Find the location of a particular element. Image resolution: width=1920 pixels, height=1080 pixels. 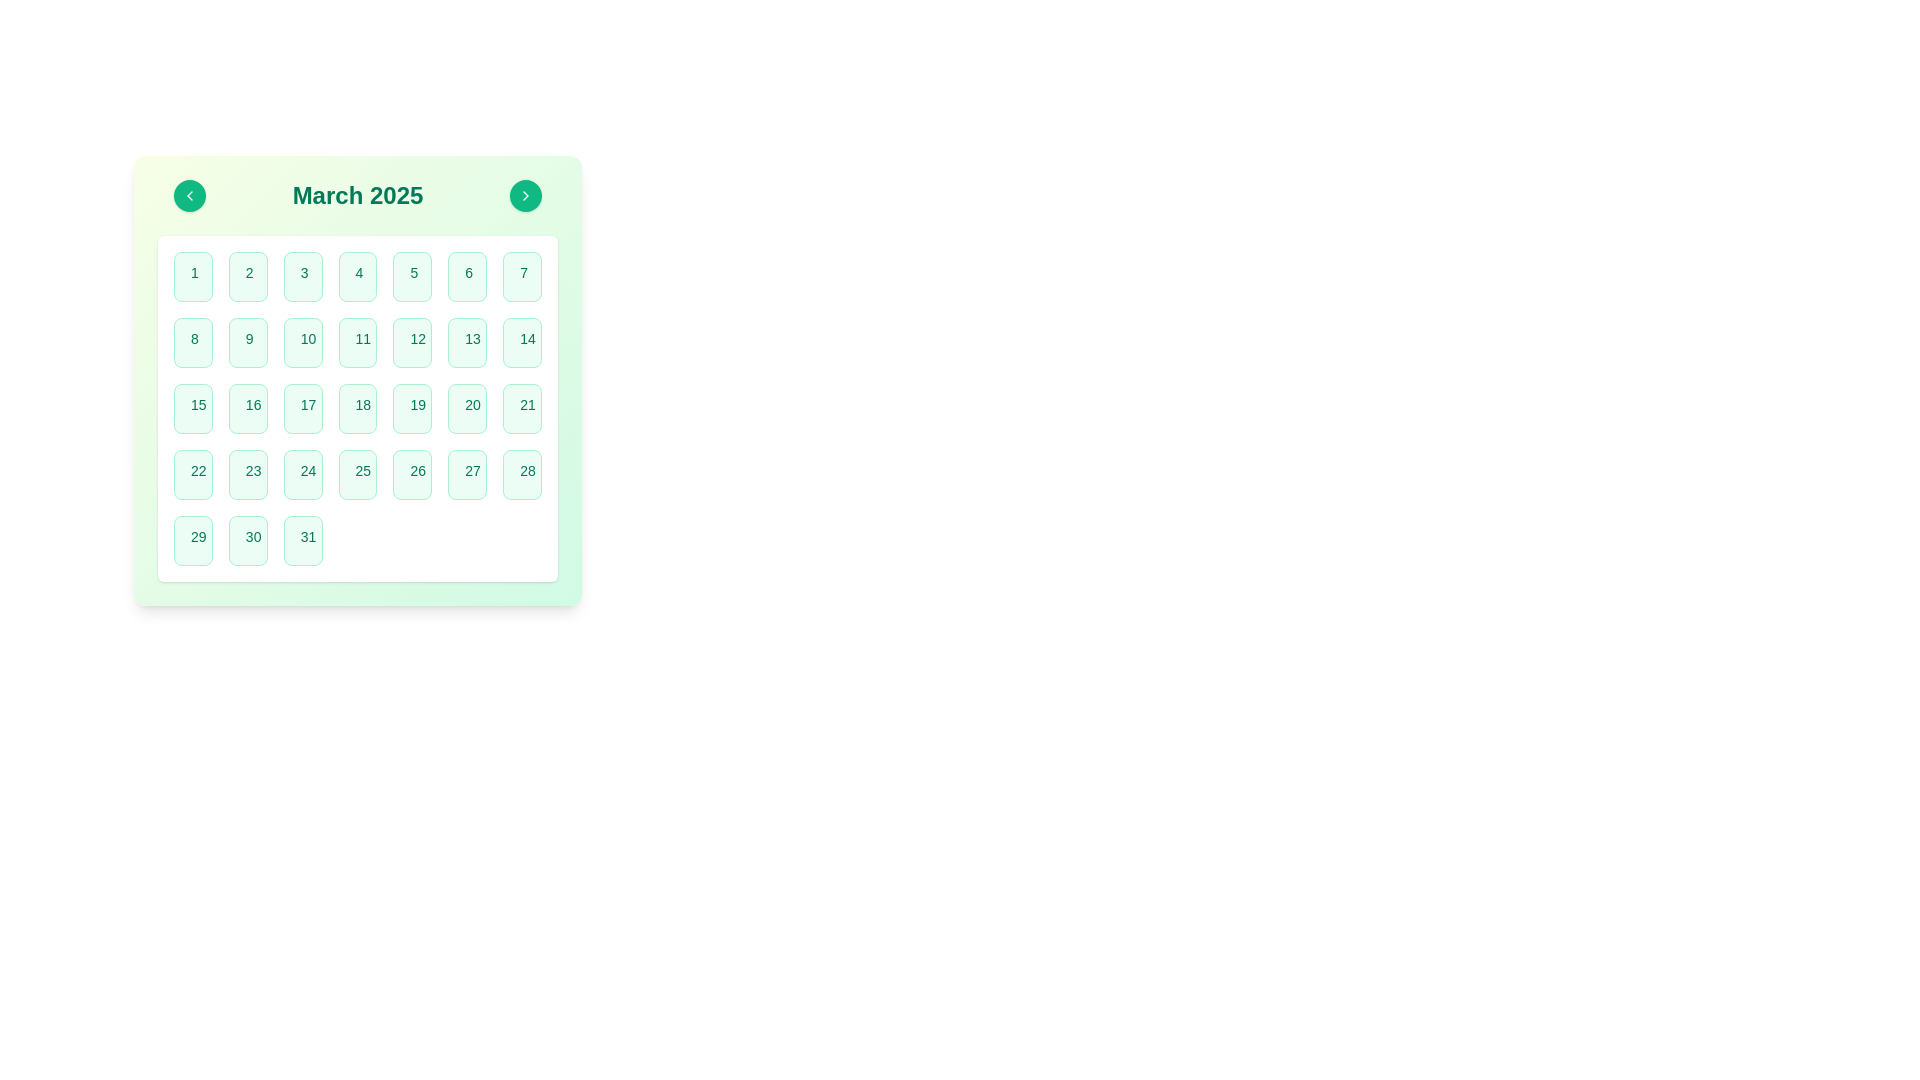

the clickable calendar date element representing the 24th date is located at coordinates (302, 474).